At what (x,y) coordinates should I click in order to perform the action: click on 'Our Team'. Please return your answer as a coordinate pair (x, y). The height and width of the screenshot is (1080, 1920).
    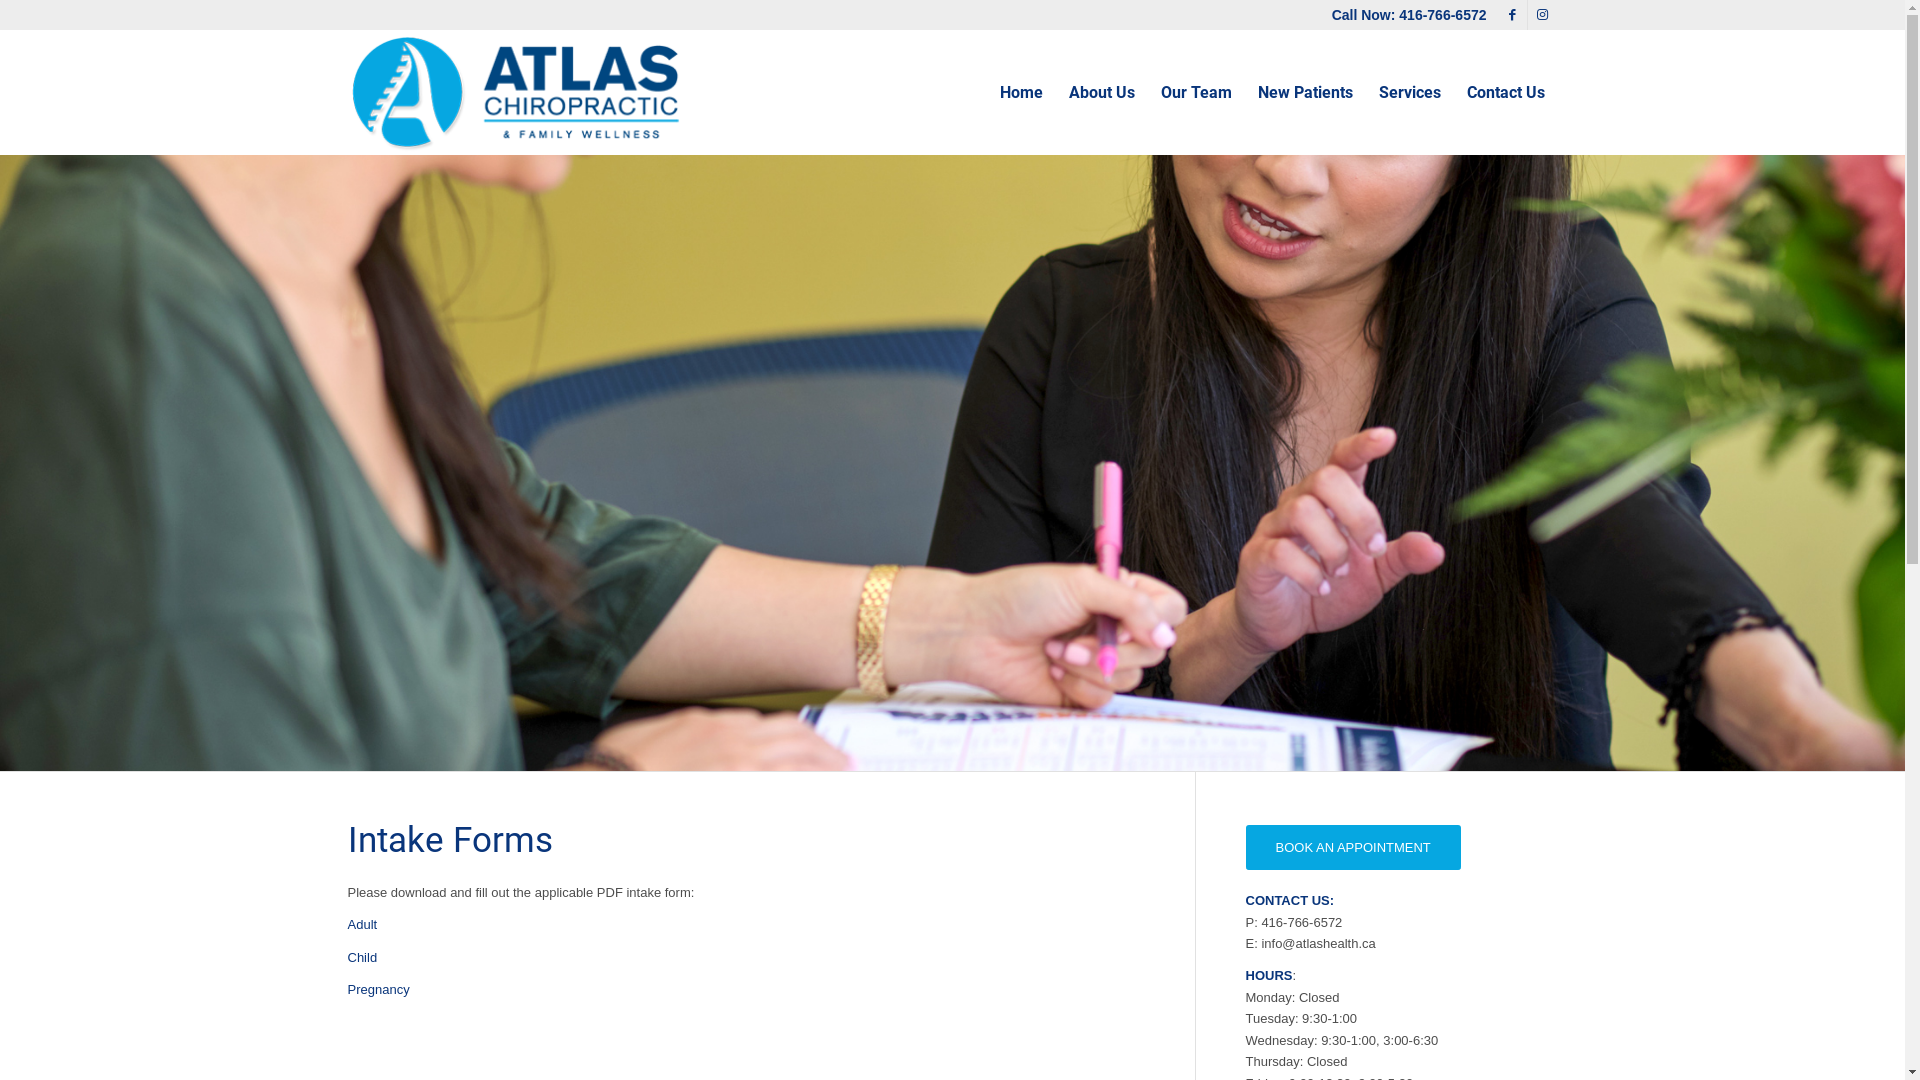
    Looking at the image, I should click on (1196, 92).